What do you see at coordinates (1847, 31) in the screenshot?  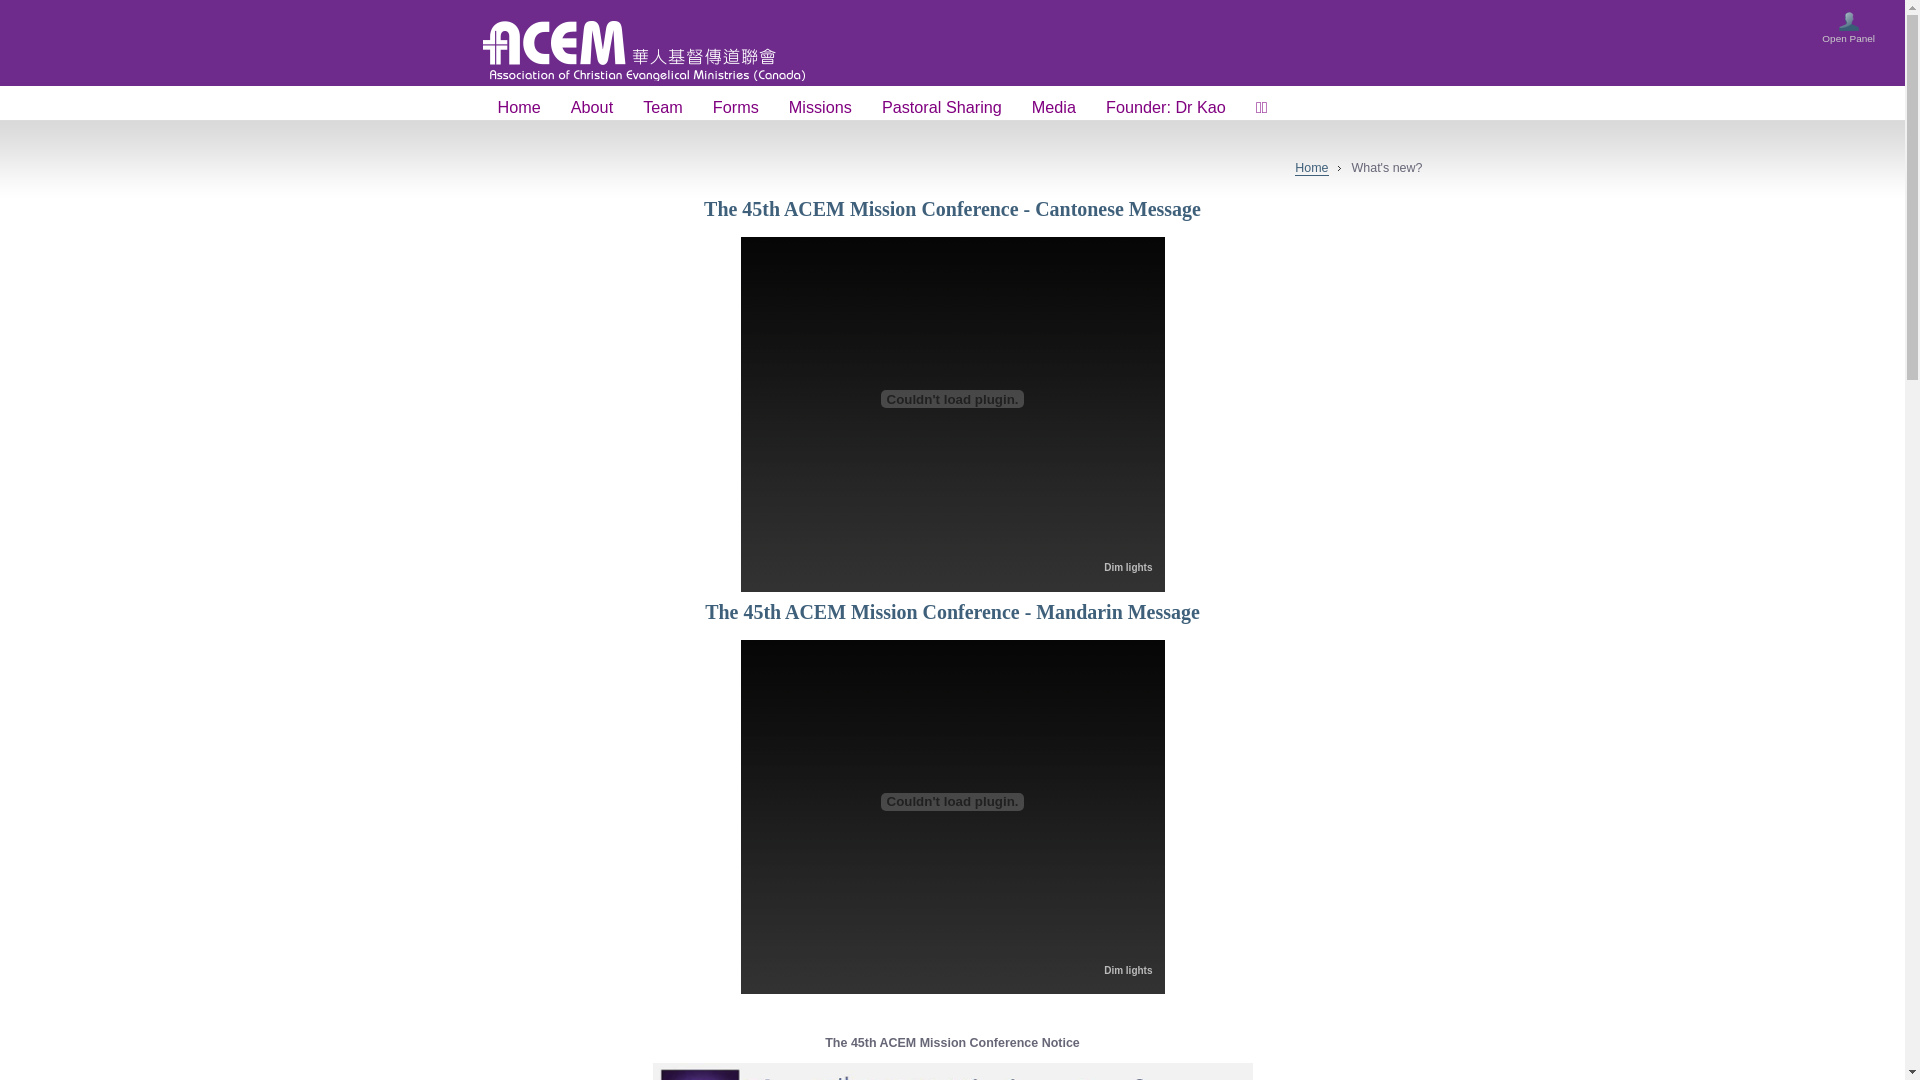 I see `'Open Panel'` at bounding box center [1847, 31].